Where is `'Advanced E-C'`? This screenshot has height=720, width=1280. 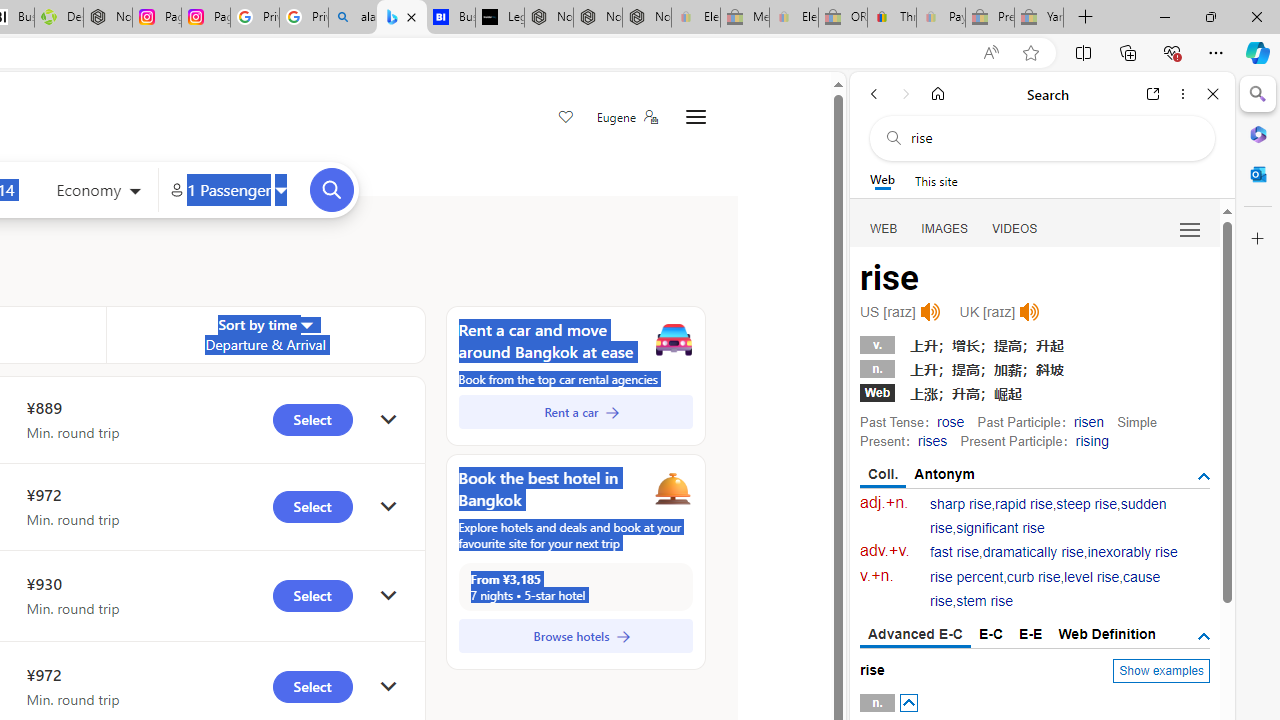
'Advanced E-C' is located at coordinates (914, 635).